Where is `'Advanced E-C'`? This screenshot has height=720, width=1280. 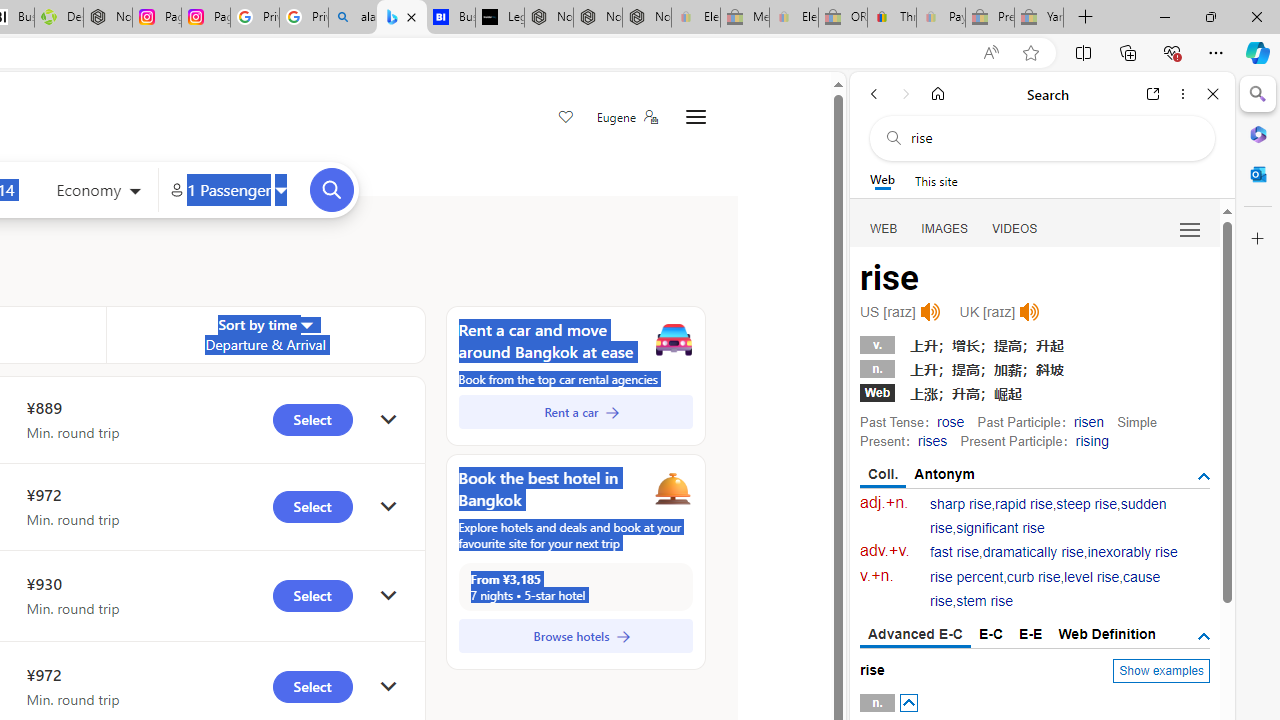
'Advanced E-C' is located at coordinates (914, 635).